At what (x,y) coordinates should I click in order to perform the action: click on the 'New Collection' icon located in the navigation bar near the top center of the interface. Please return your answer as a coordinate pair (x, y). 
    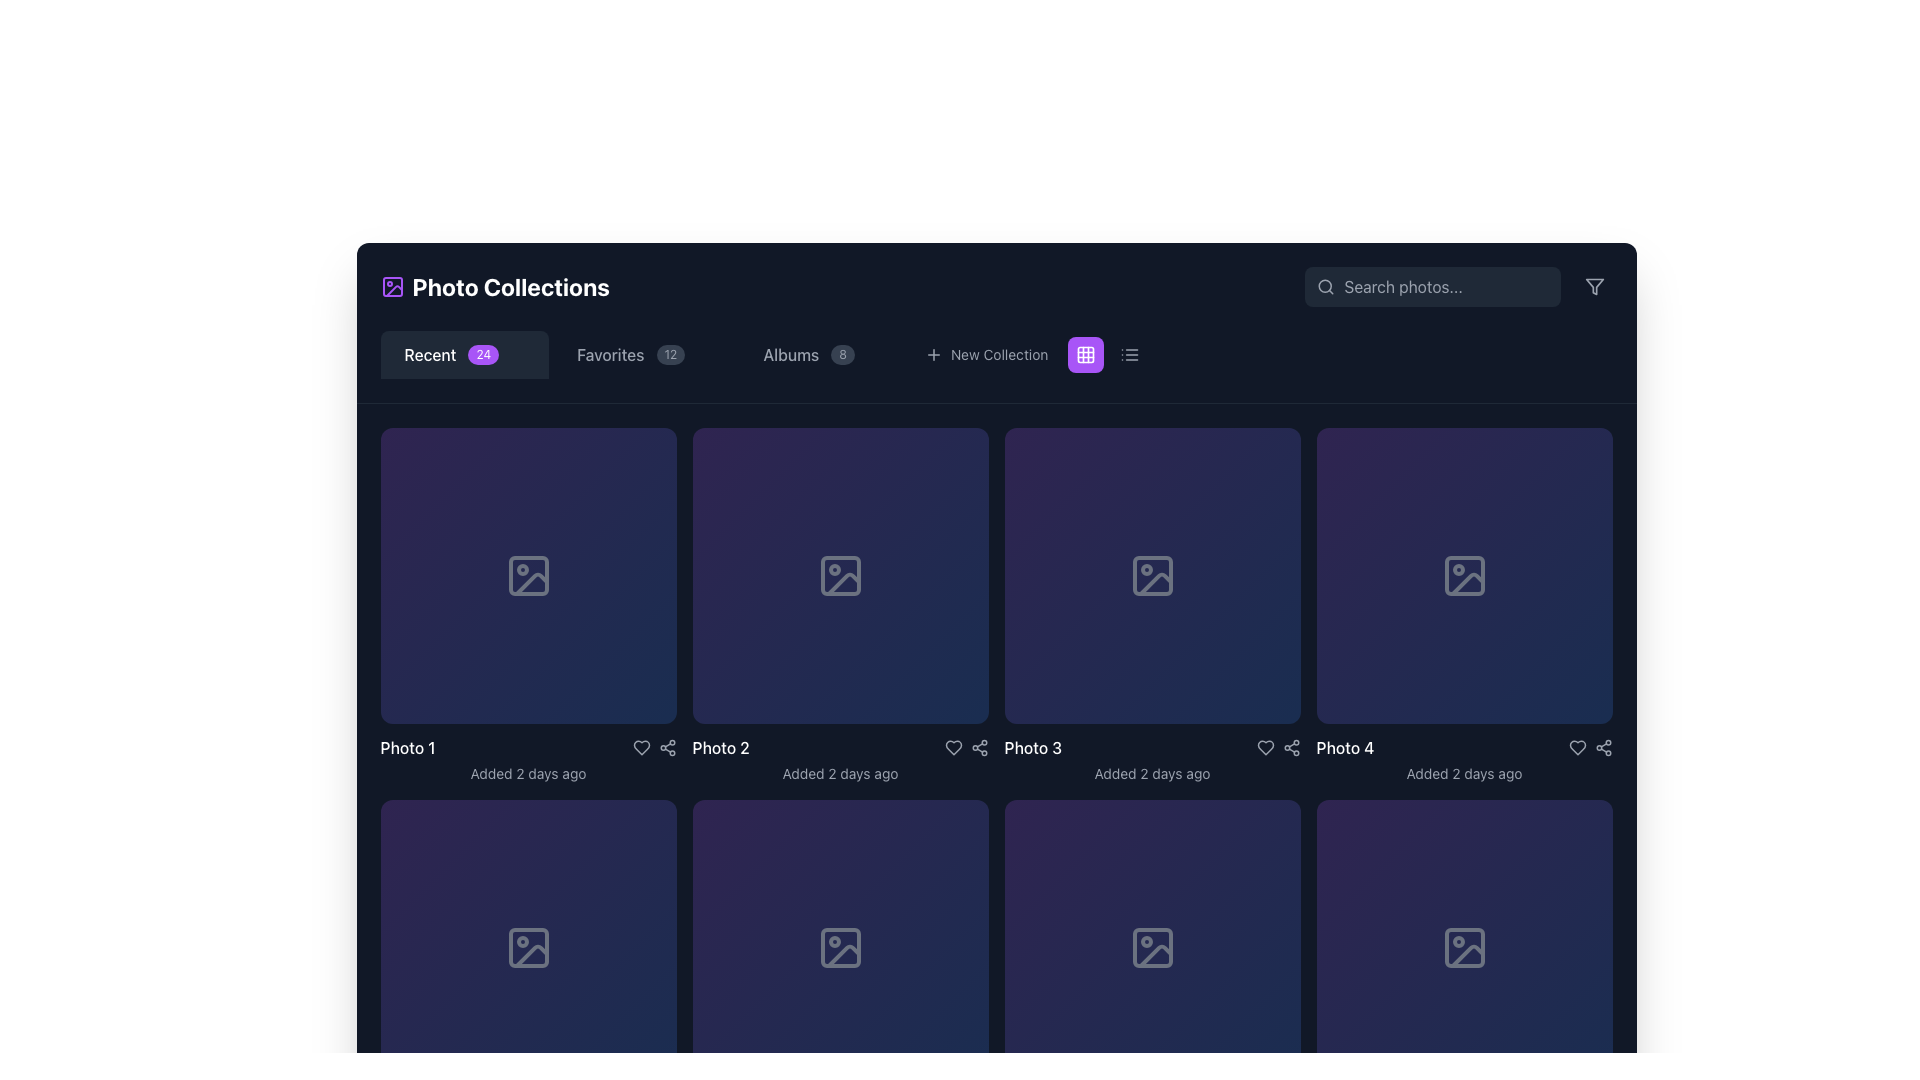
    Looking at the image, I should click on (932, 353).